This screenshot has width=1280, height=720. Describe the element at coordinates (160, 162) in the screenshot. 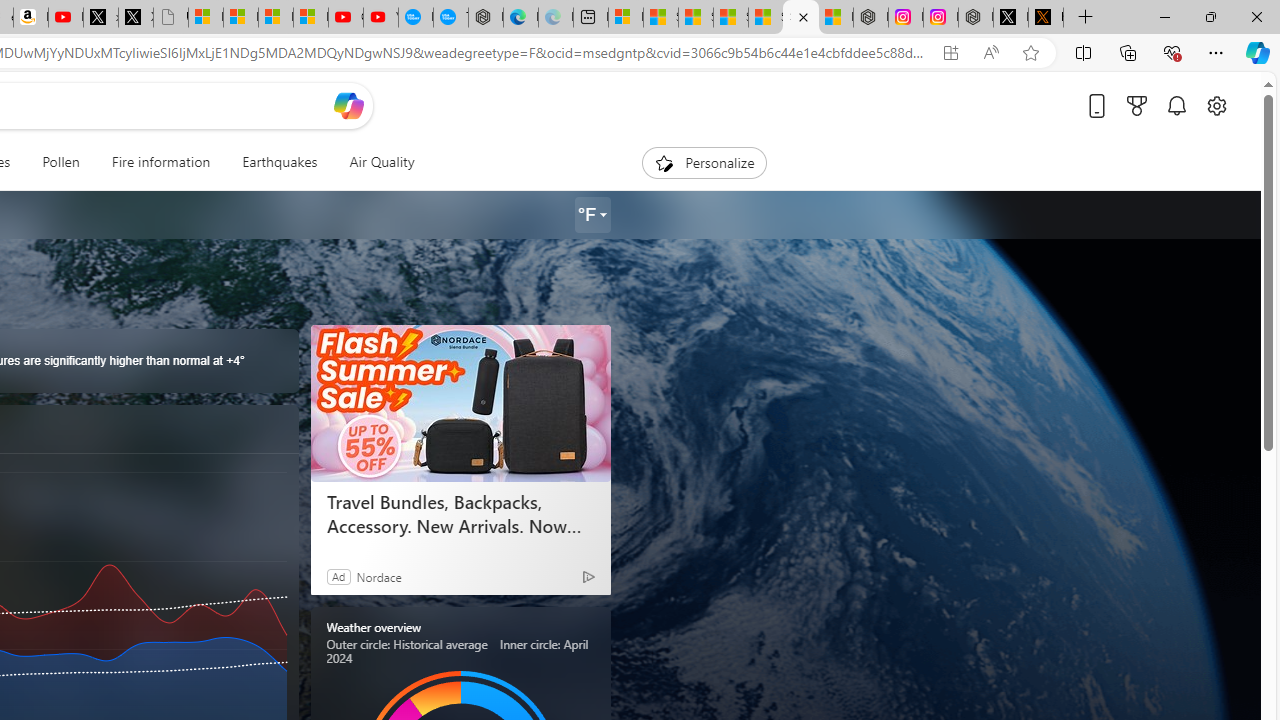

I see `'Fire information'` at that location.